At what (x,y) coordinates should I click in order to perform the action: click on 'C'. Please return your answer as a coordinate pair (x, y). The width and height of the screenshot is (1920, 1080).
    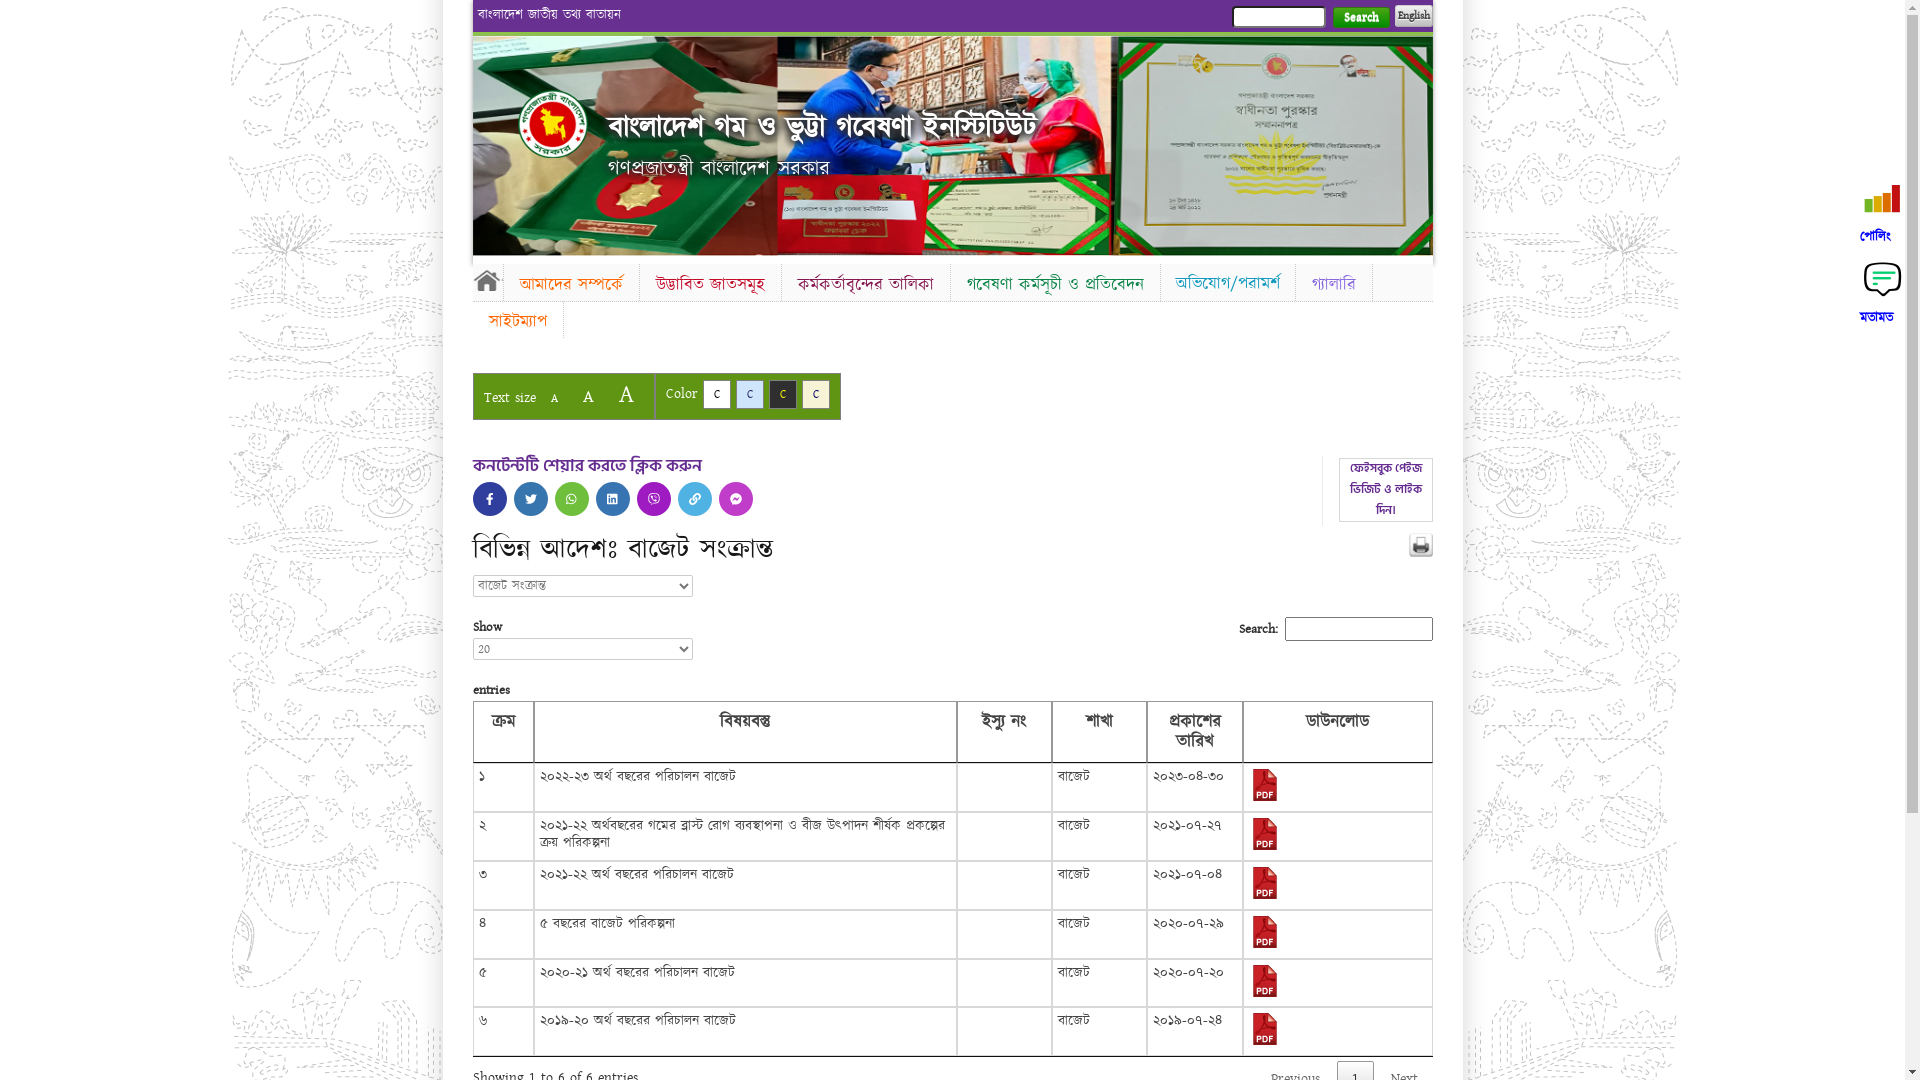
    Looking at the image, I should click on (734, 394).